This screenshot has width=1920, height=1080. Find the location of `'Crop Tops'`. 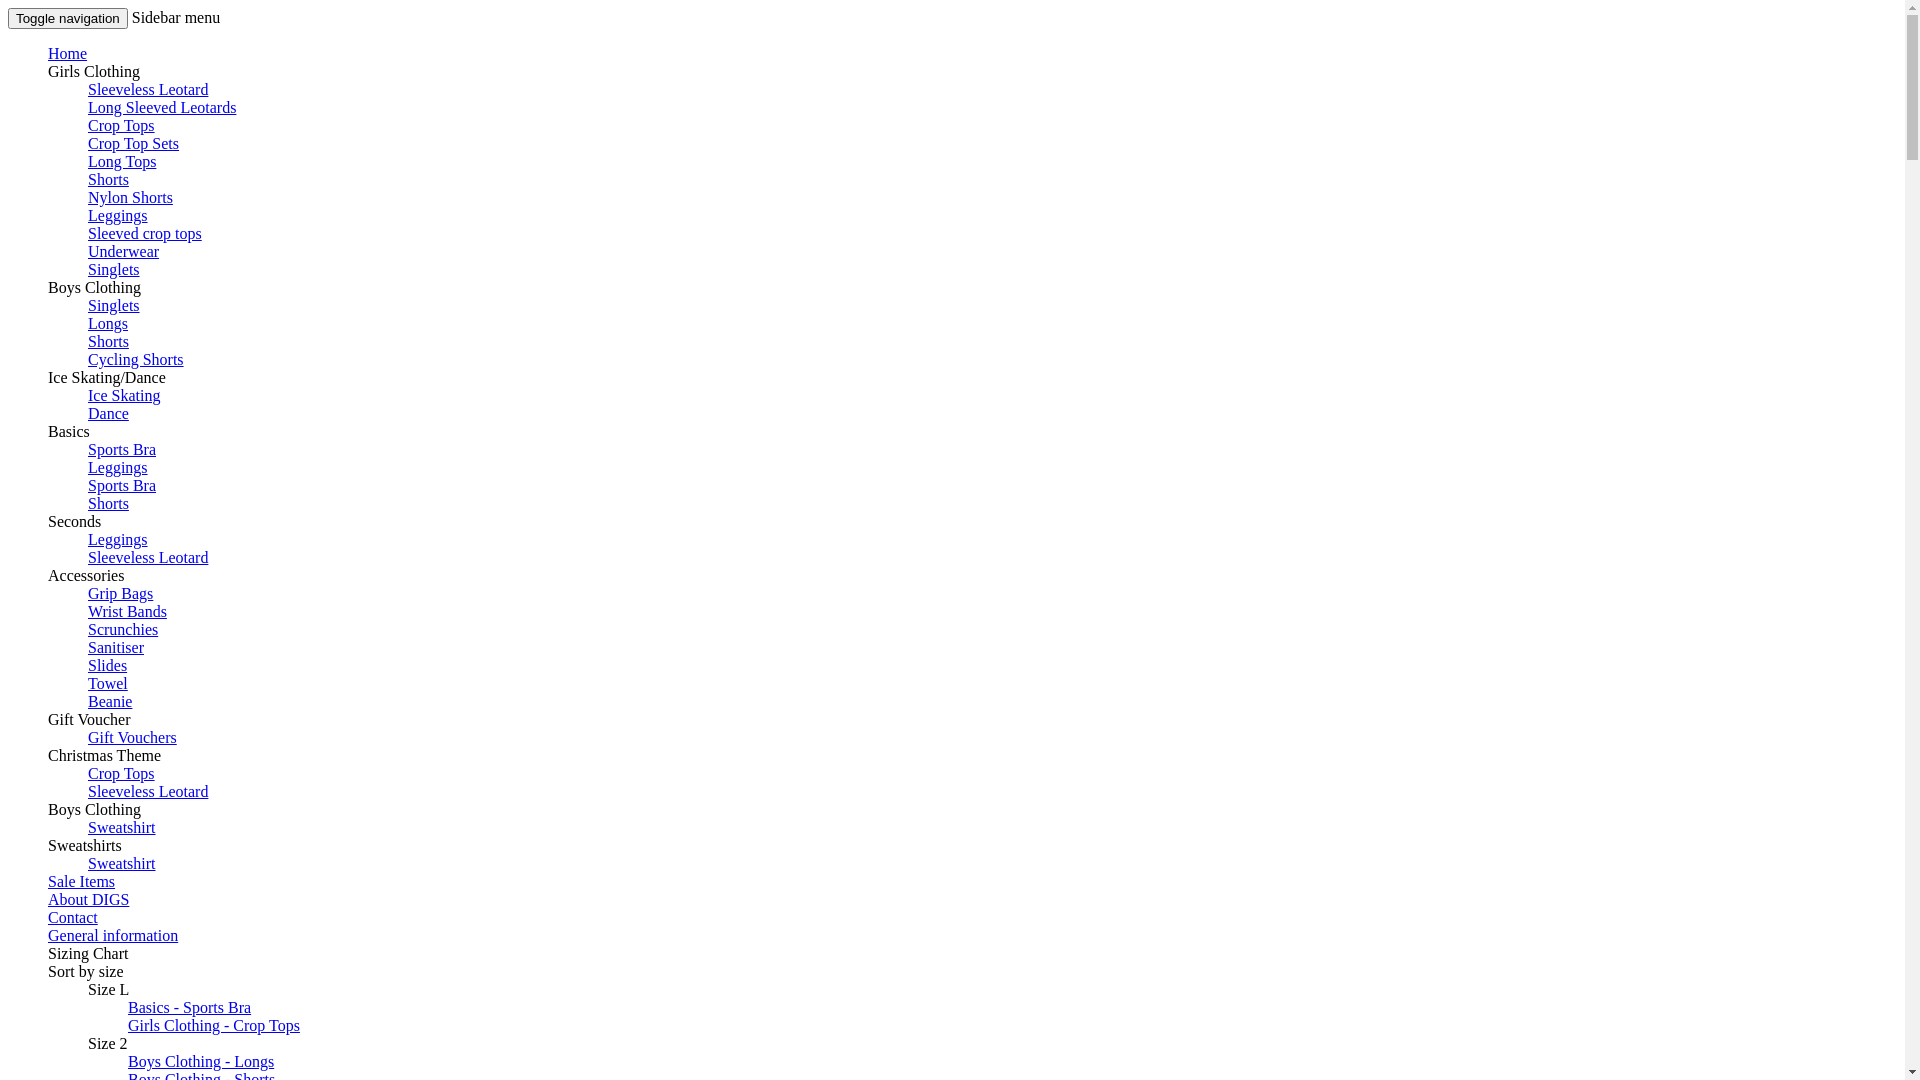

'Crop Tops' is located at coordinates (120, 772).